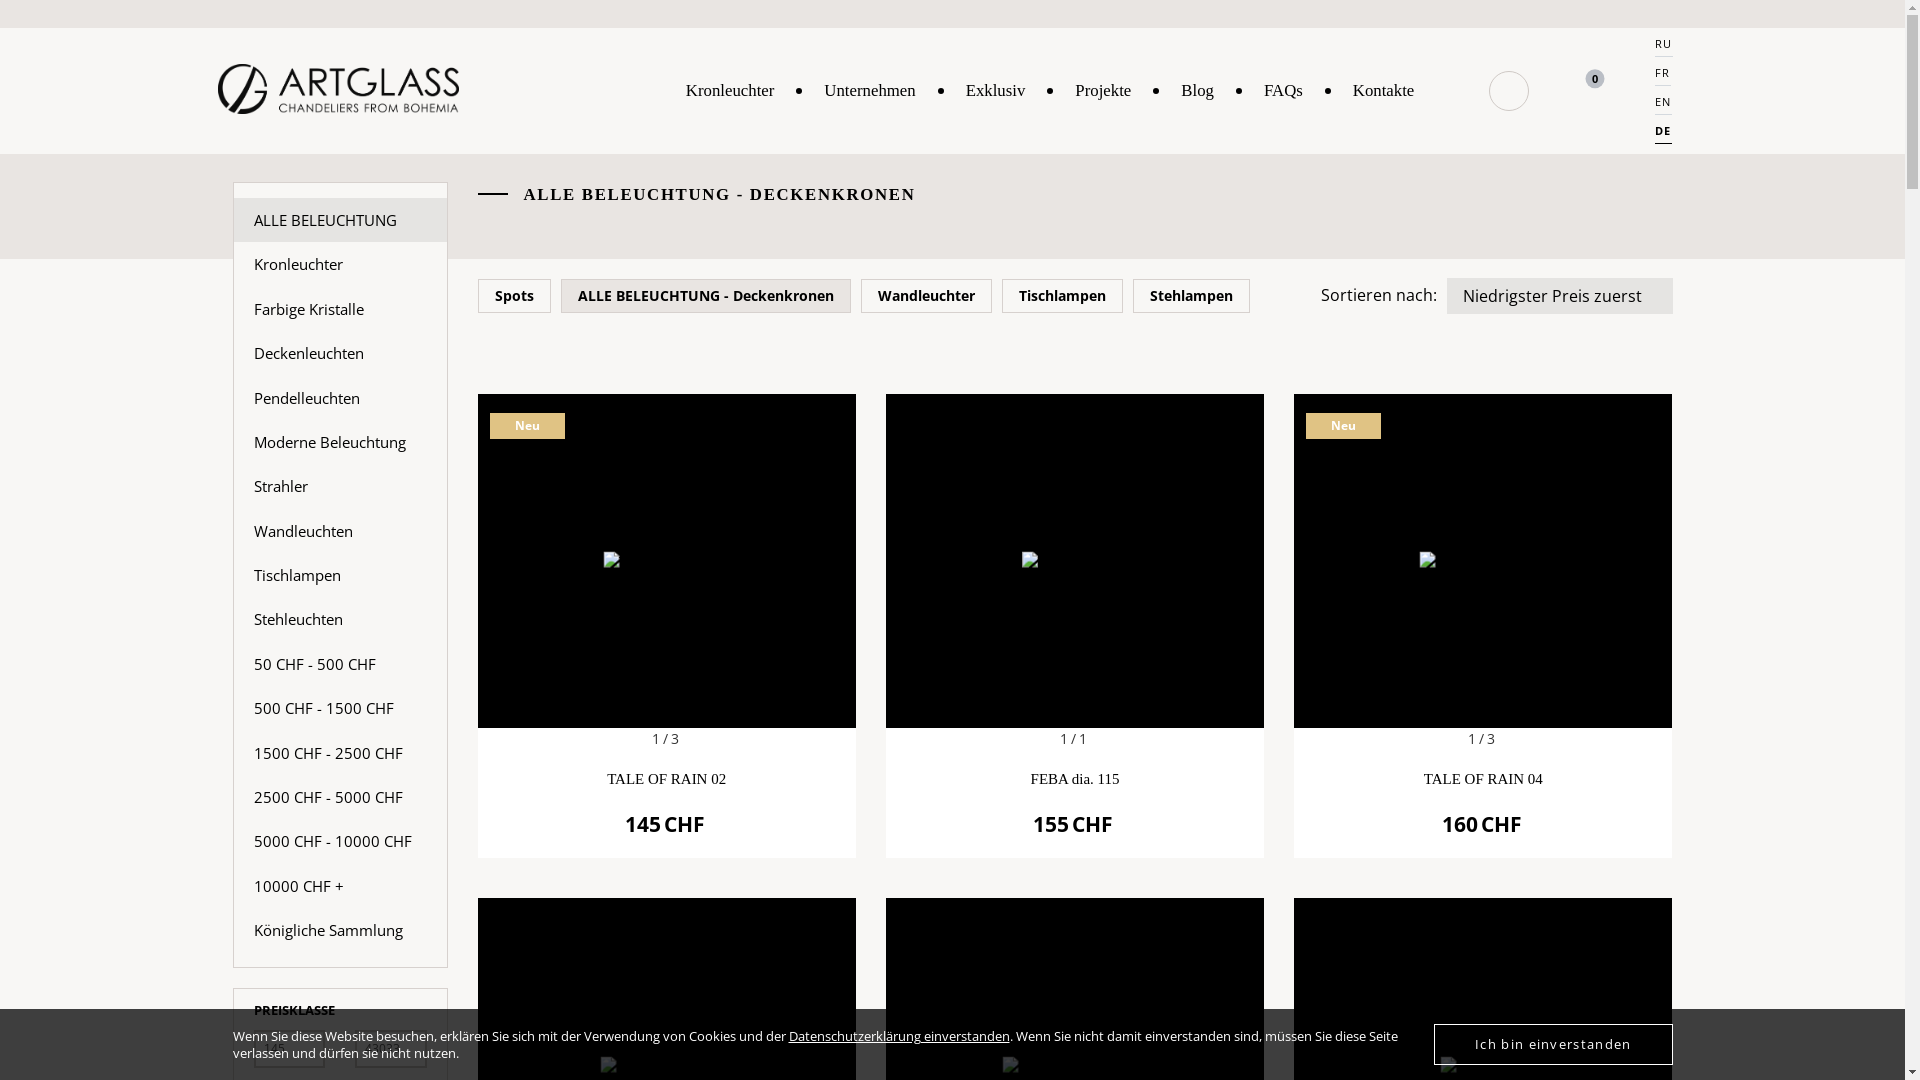 The width and height of the screenshot is (1920, 1080). I want to click on 'Farbige Kristalle', so click(340, 308).